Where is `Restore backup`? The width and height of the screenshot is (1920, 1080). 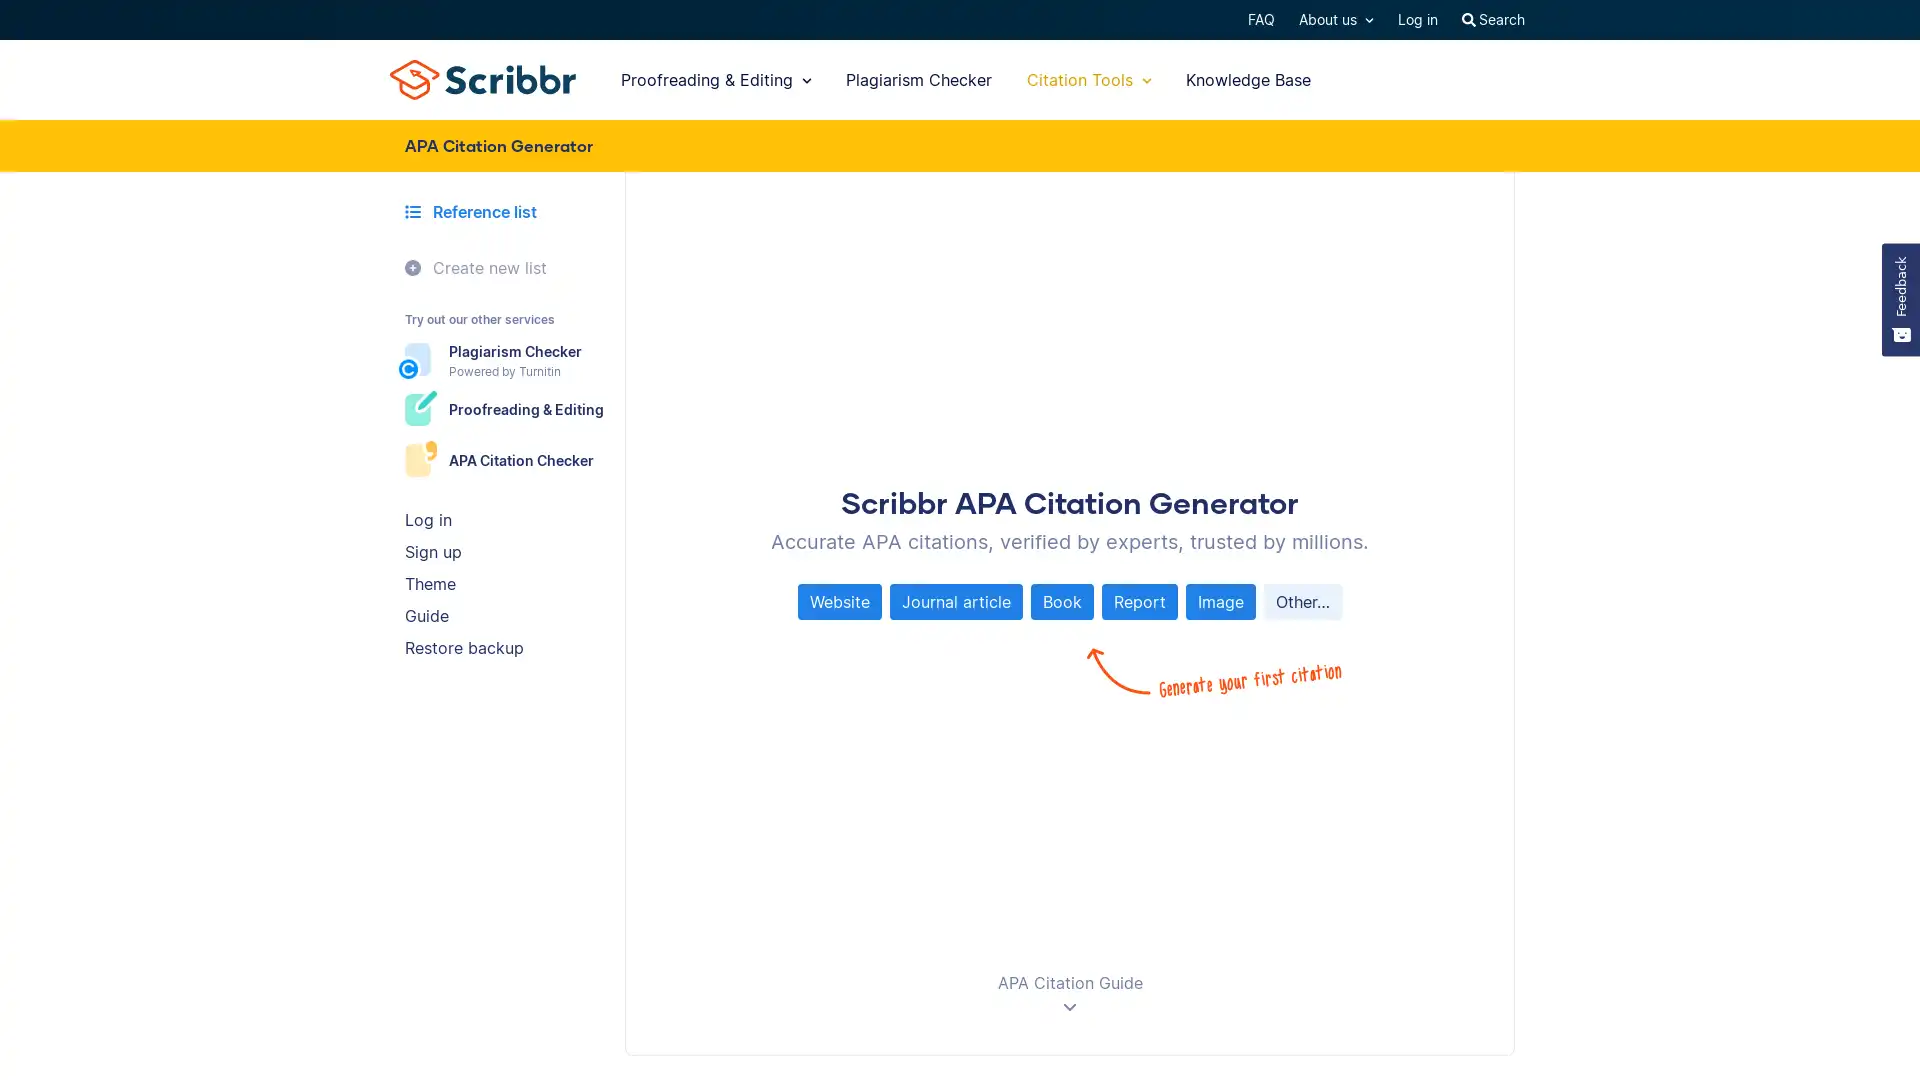 Restore backup is located at coordinates (508, 647).